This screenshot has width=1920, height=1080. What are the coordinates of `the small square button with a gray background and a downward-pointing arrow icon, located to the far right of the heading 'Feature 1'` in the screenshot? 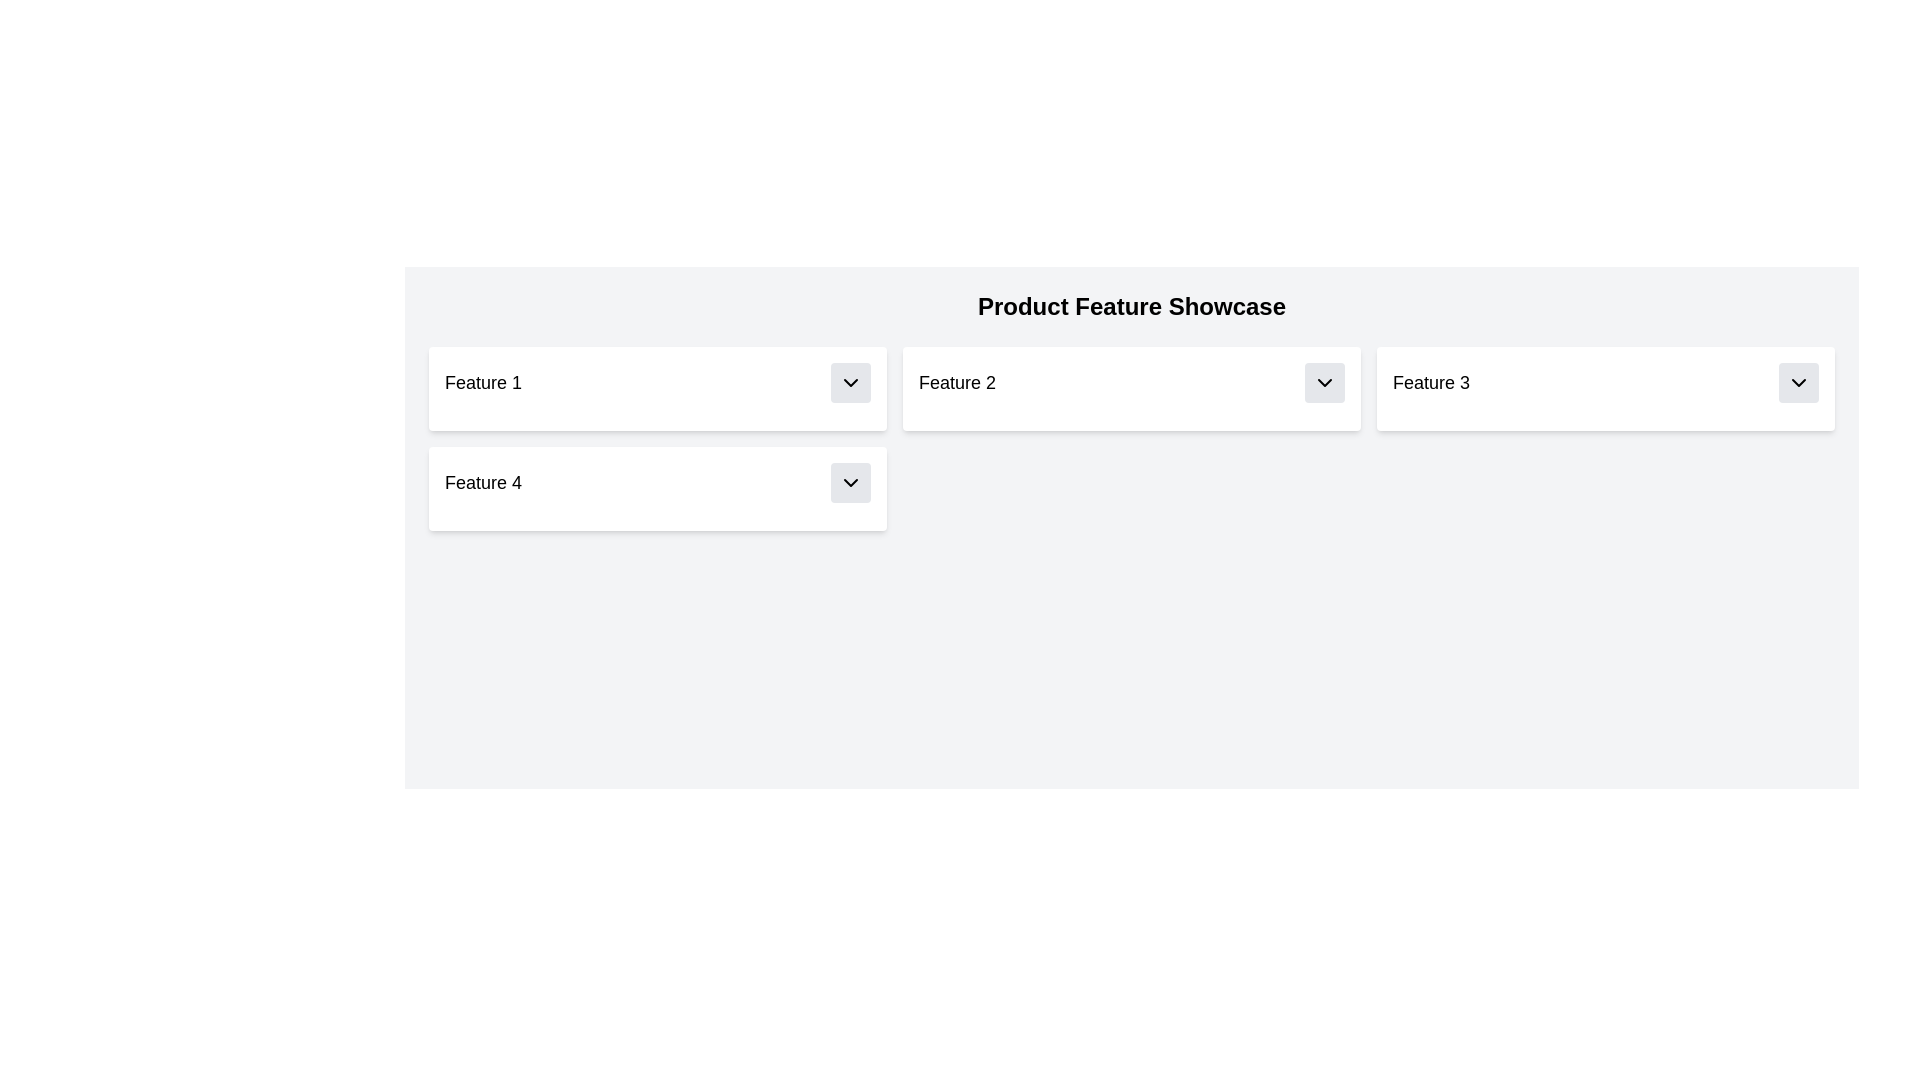 It's located at (850, 382).